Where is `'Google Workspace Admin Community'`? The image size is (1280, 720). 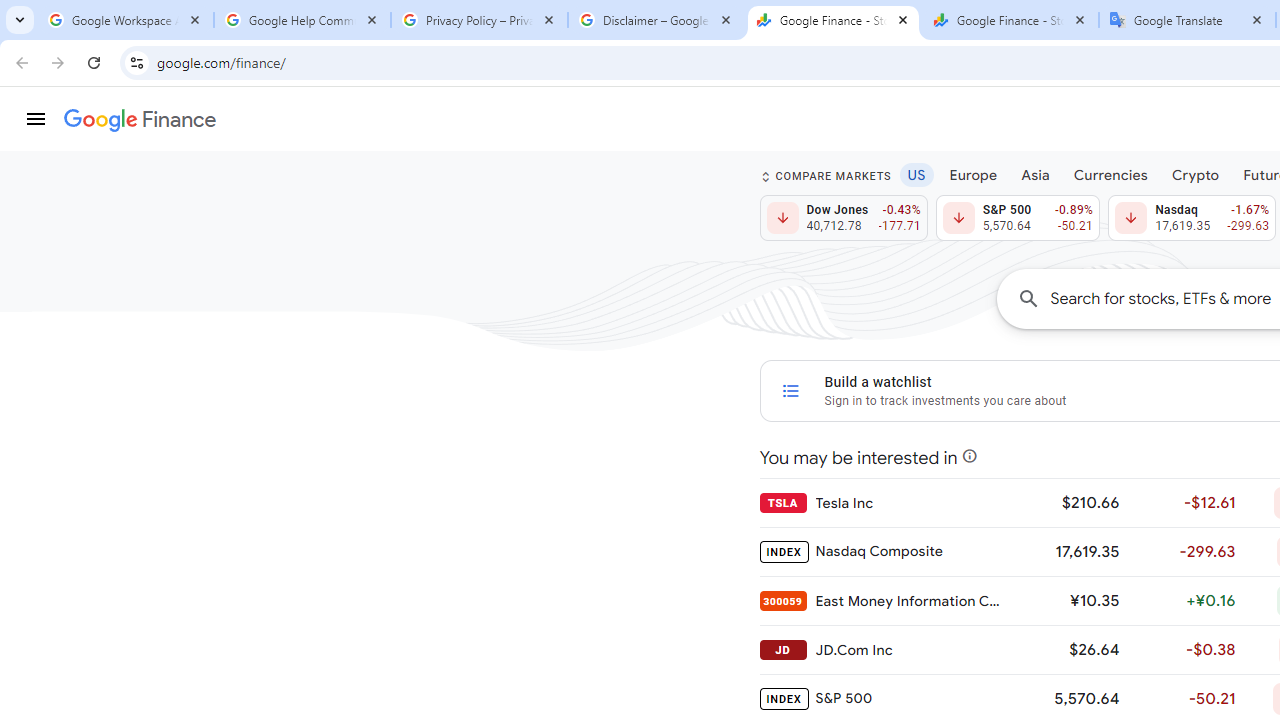
'Google Workspace Admin Community' is located at coordinates (124, 20).